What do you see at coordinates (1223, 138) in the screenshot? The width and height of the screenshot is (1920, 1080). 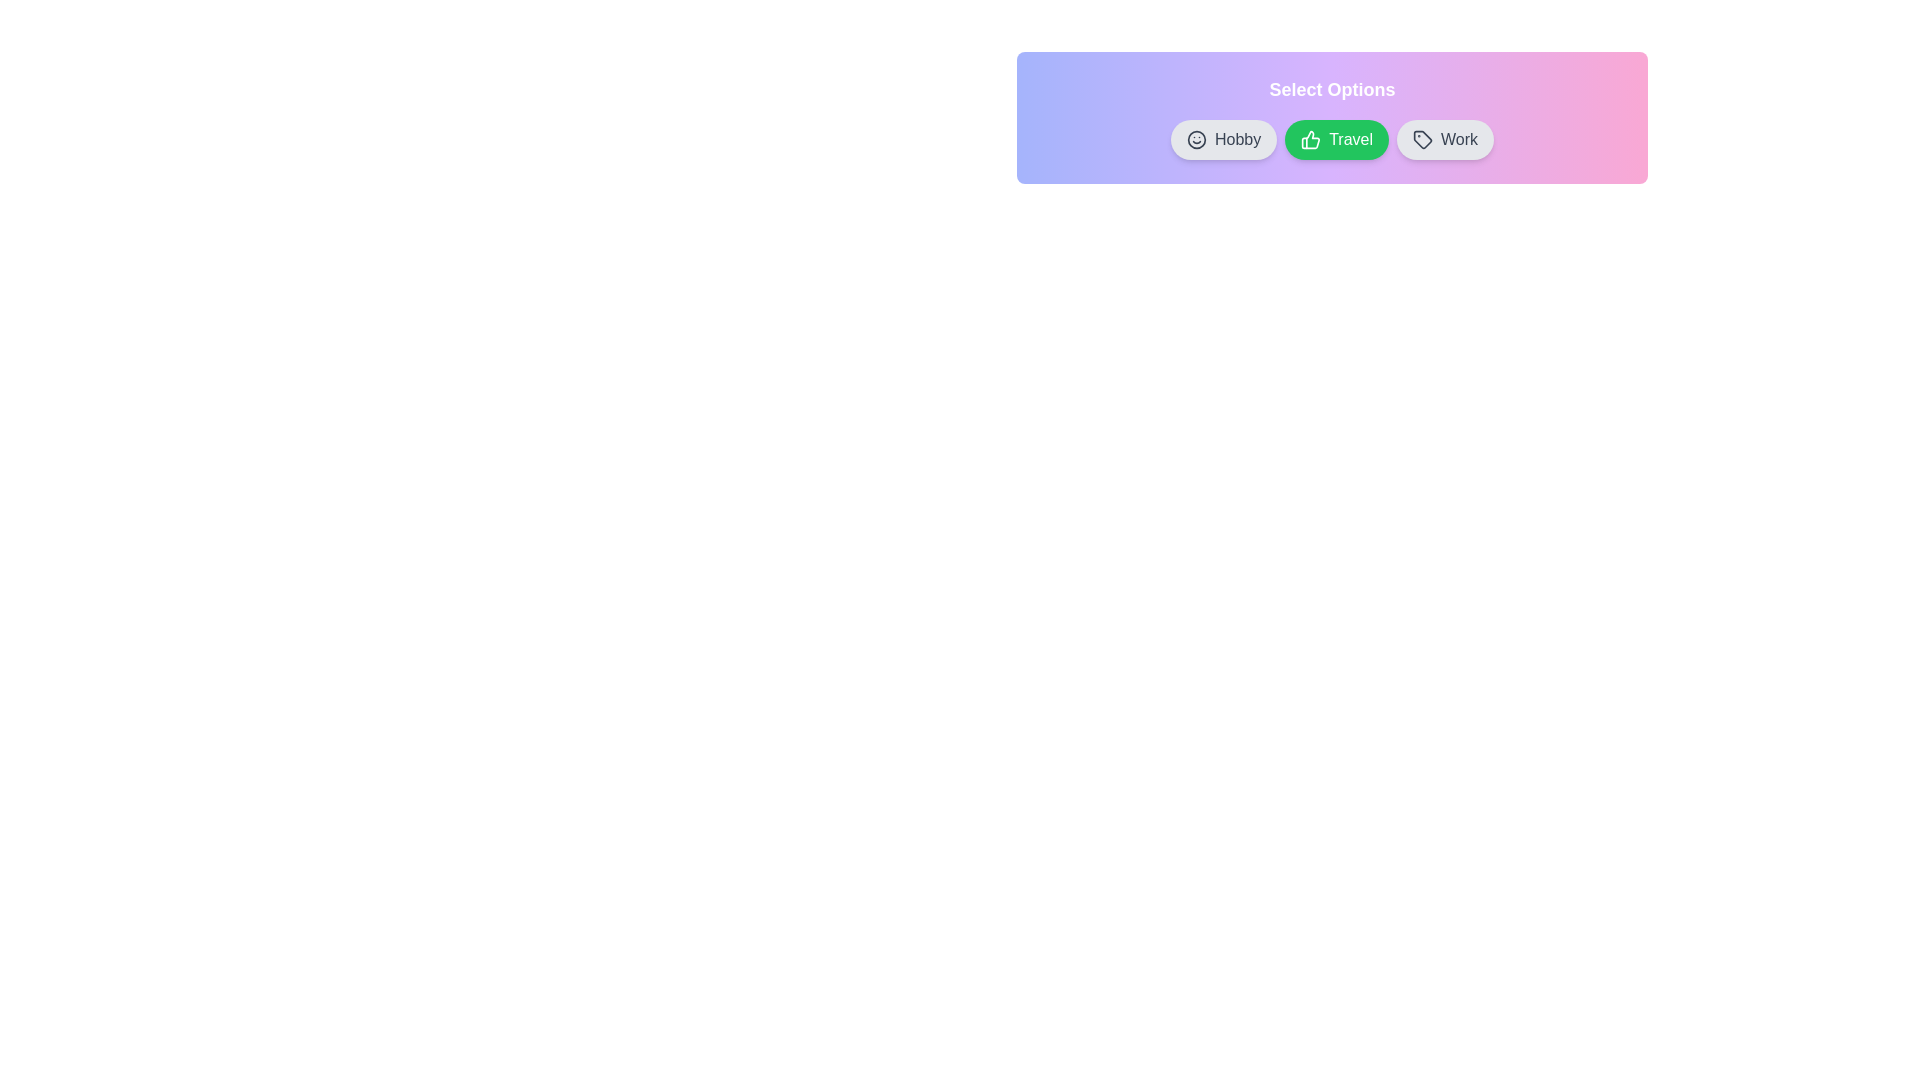 I see `the chip labeled Hobby` at bounding box center [1223, 138].